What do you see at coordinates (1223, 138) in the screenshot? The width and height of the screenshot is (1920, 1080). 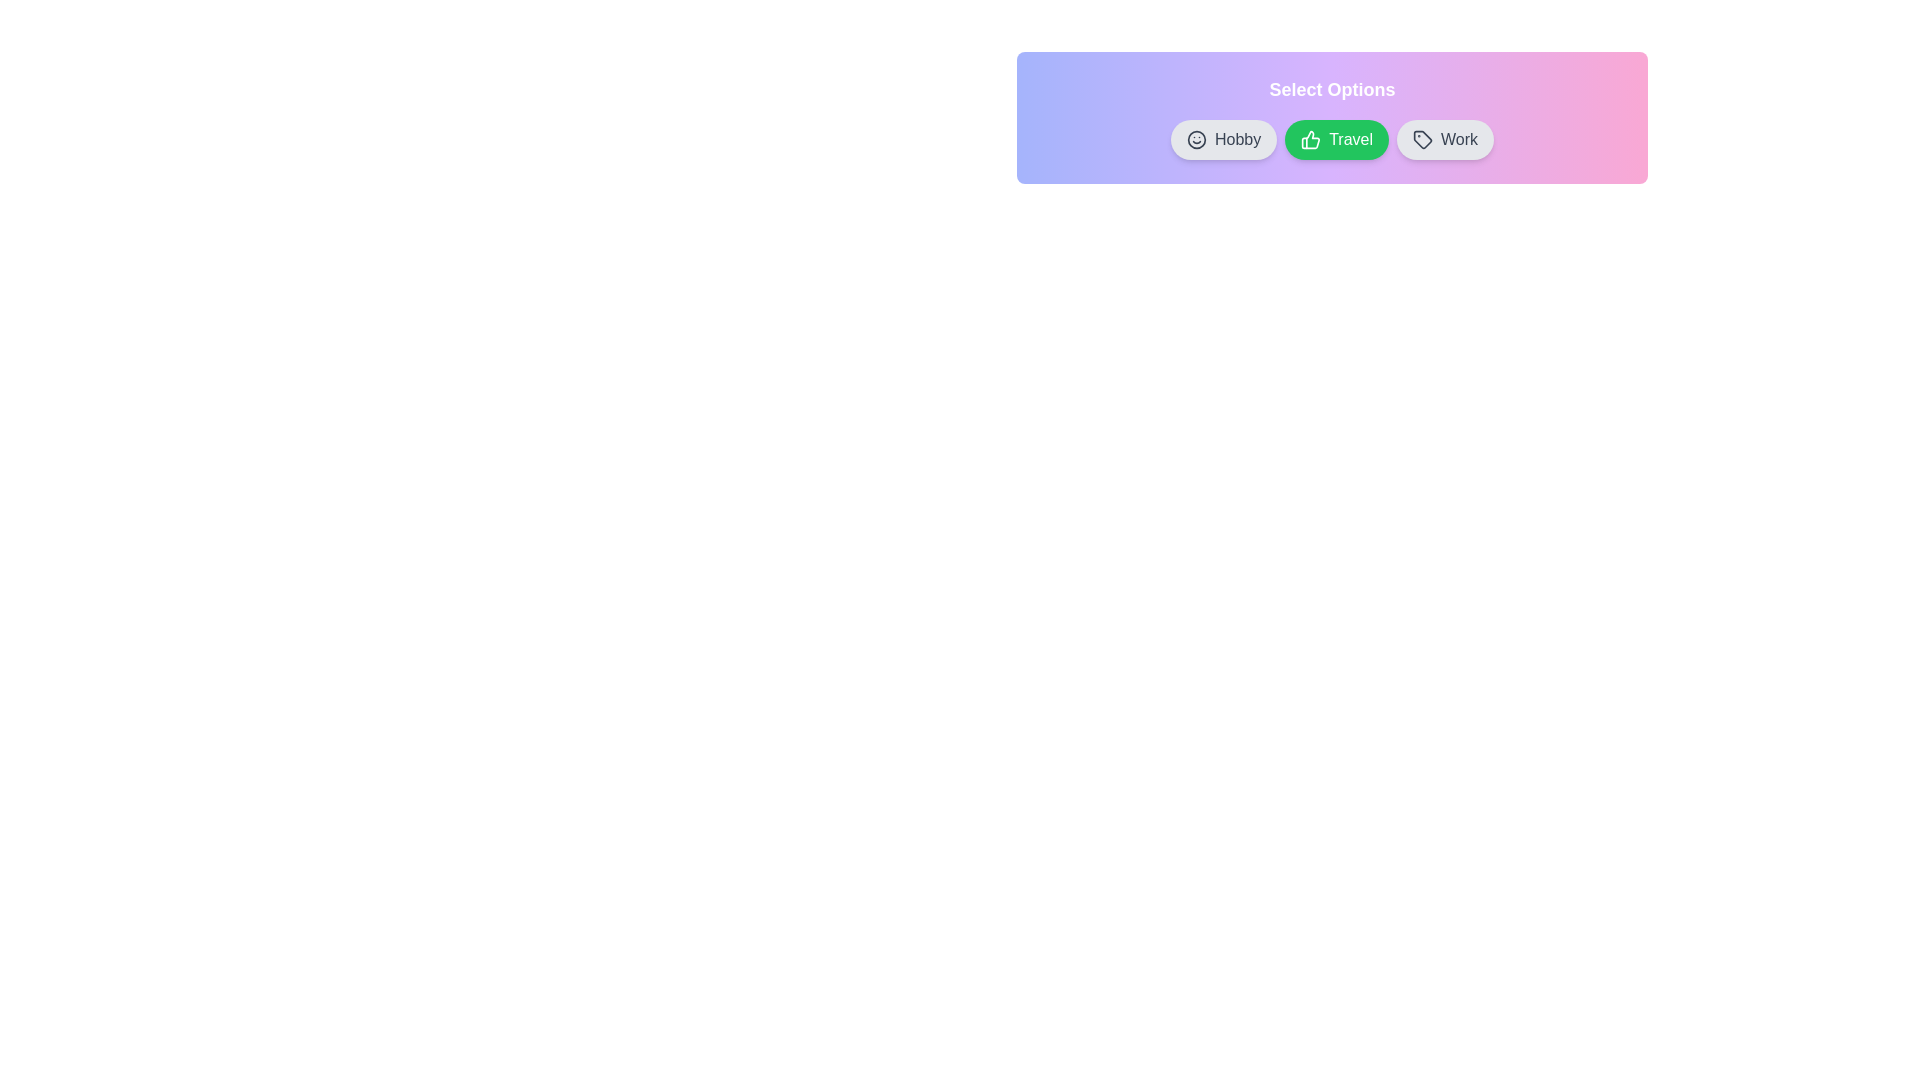 I see `the chip labeled Hobby` at bounding box center [1223, 138].